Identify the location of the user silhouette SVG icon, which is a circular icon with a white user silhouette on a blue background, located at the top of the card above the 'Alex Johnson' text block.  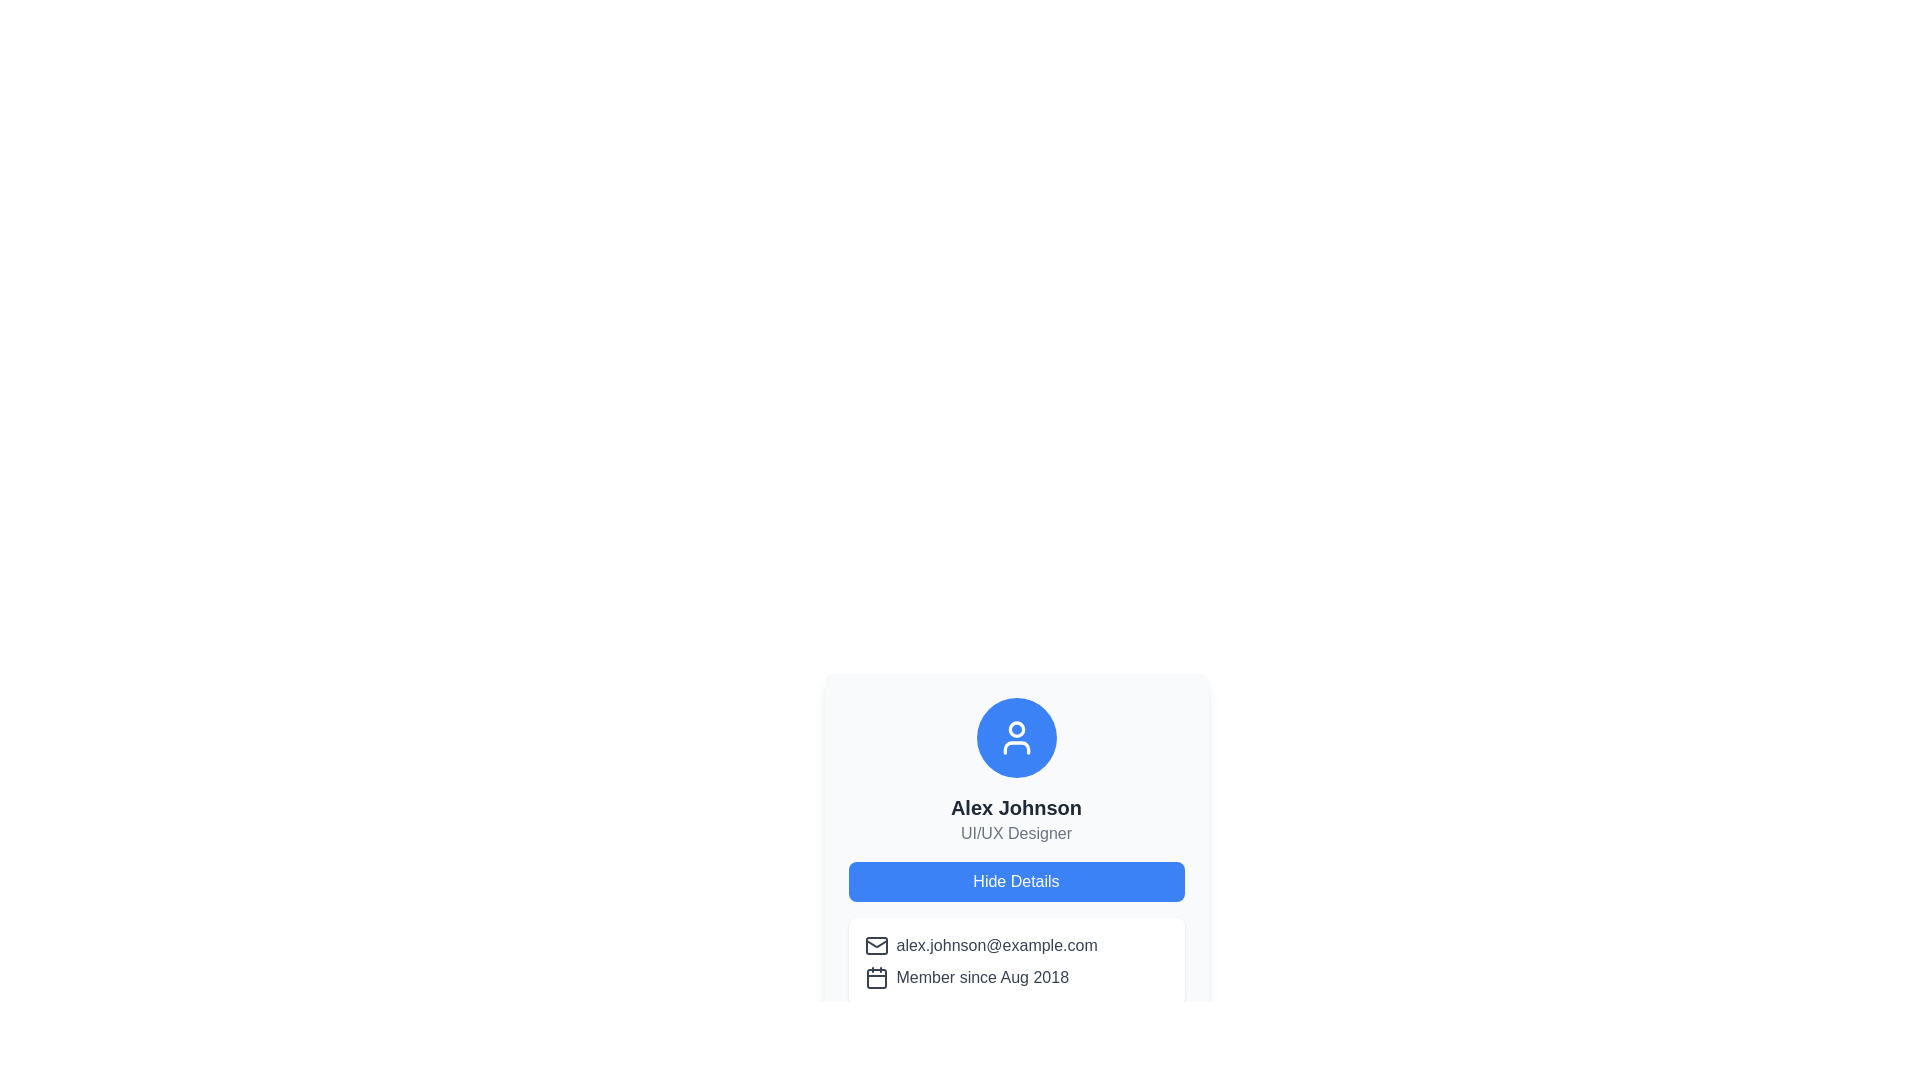
(1016, 737).